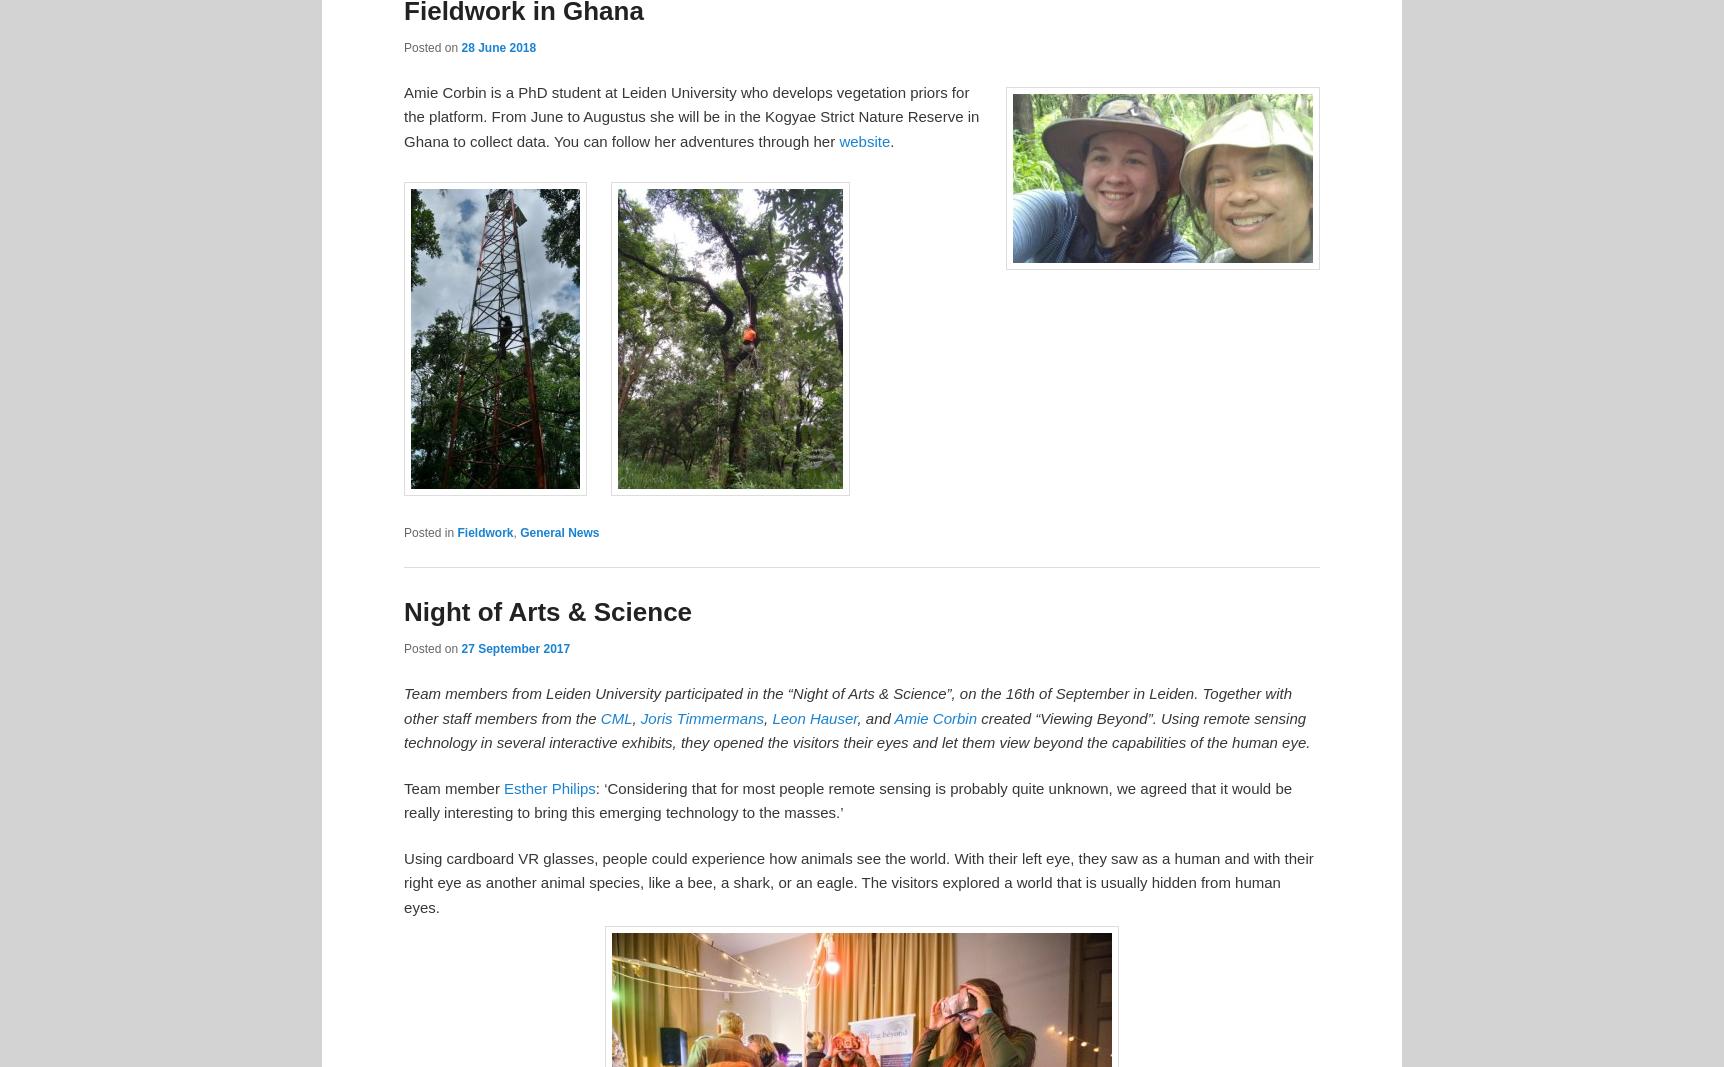 This screenshot has height=1067, width=1724. What do you see at coordinates (558, 531) in the screenshot?
I see `'General News'` at bounding box center [558, 531].